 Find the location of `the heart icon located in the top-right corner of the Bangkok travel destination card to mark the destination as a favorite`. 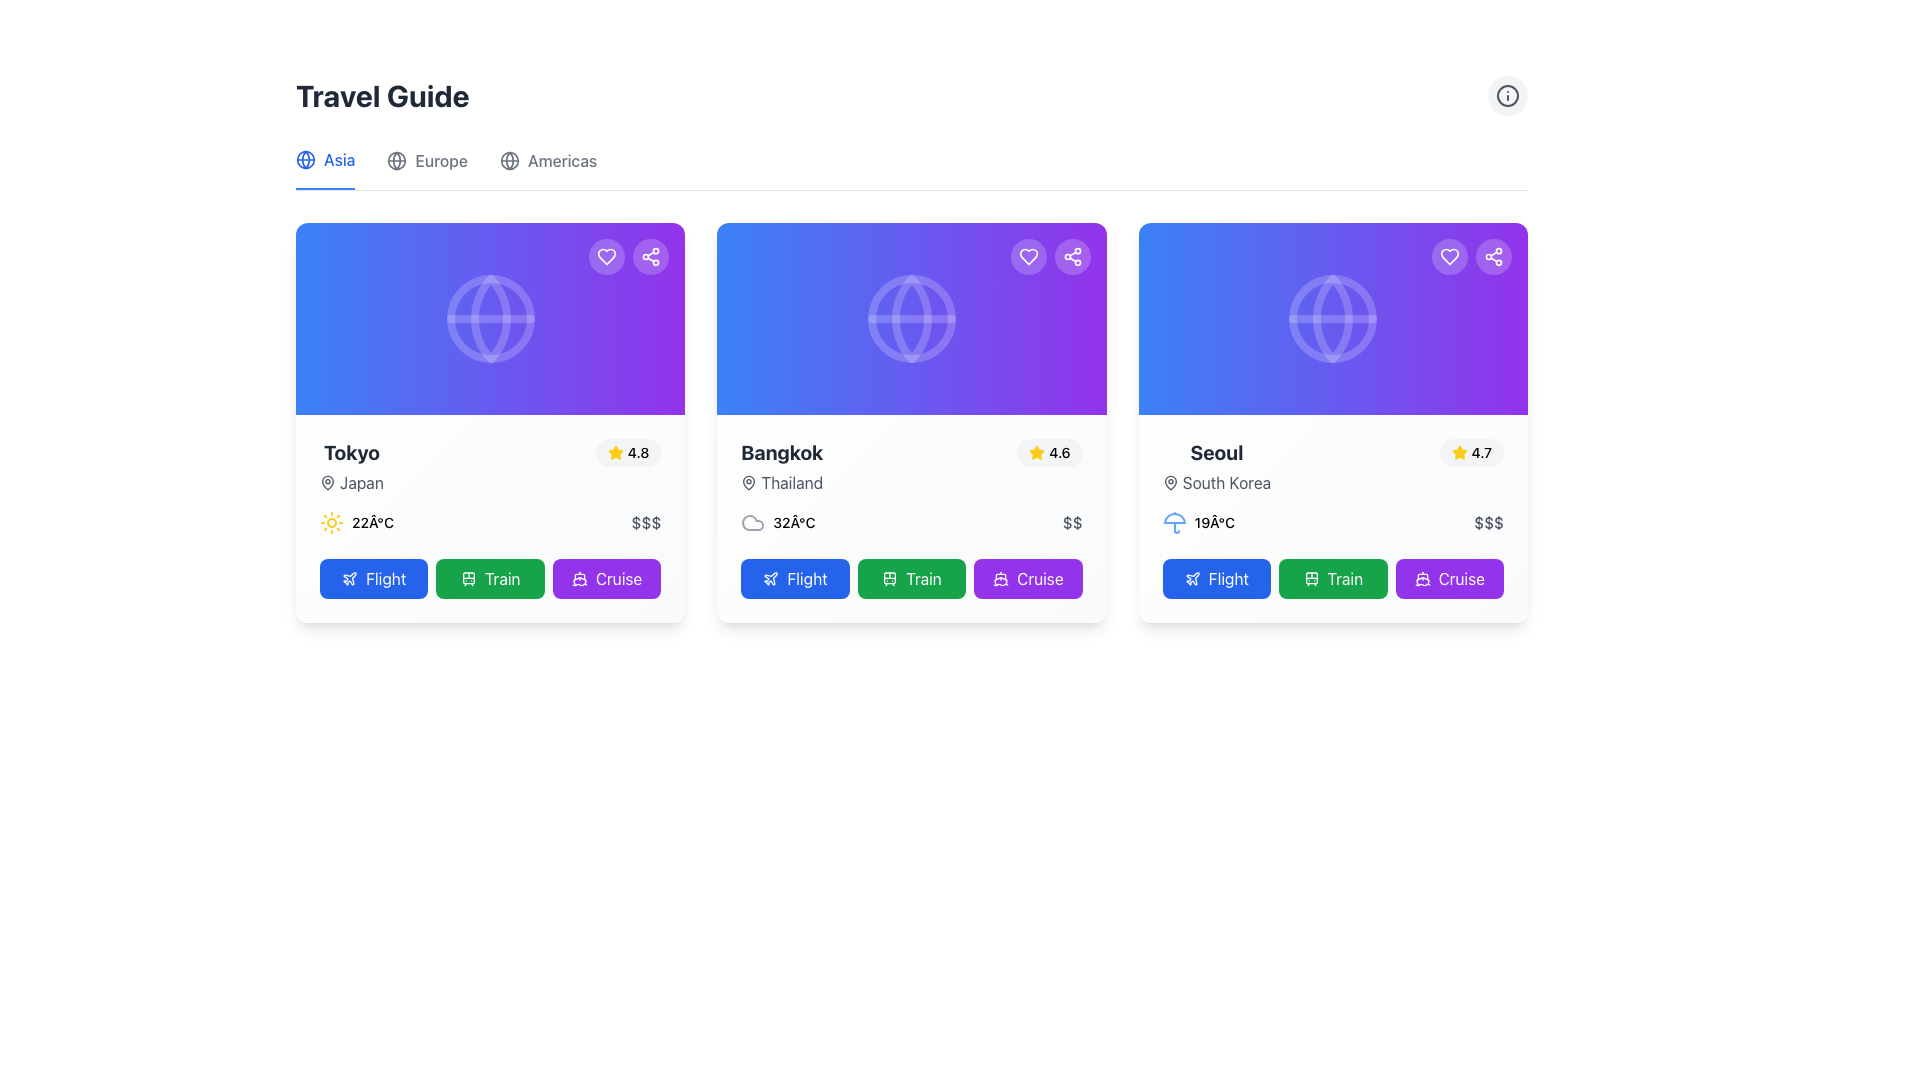

the heart icon located in the top-right corner of the Bangkok travel destination card to mark the destination as a favorite is located at coordinates (1028, 256).